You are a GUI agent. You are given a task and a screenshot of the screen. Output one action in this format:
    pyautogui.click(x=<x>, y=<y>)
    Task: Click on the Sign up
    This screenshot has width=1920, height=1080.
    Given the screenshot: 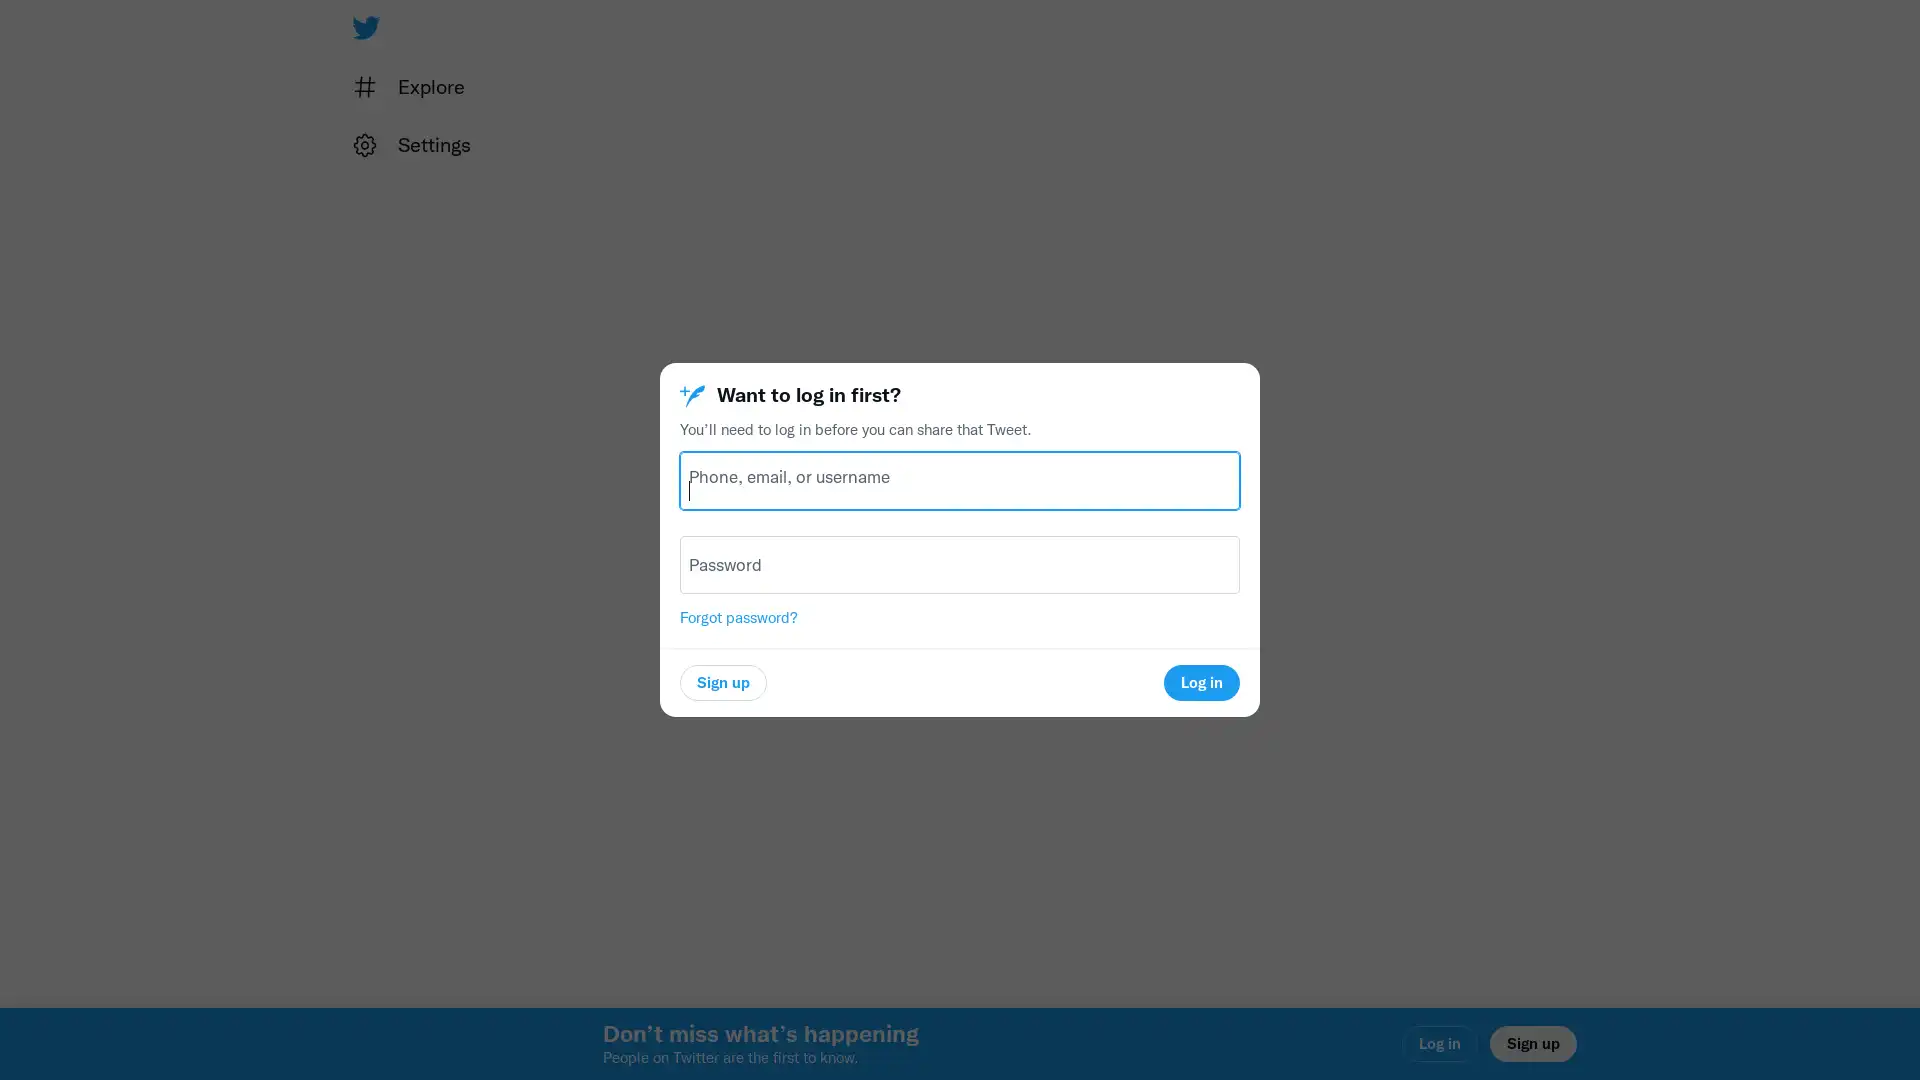 What is the action you would take?
    pyautogui.click(x=722, y=681)
    